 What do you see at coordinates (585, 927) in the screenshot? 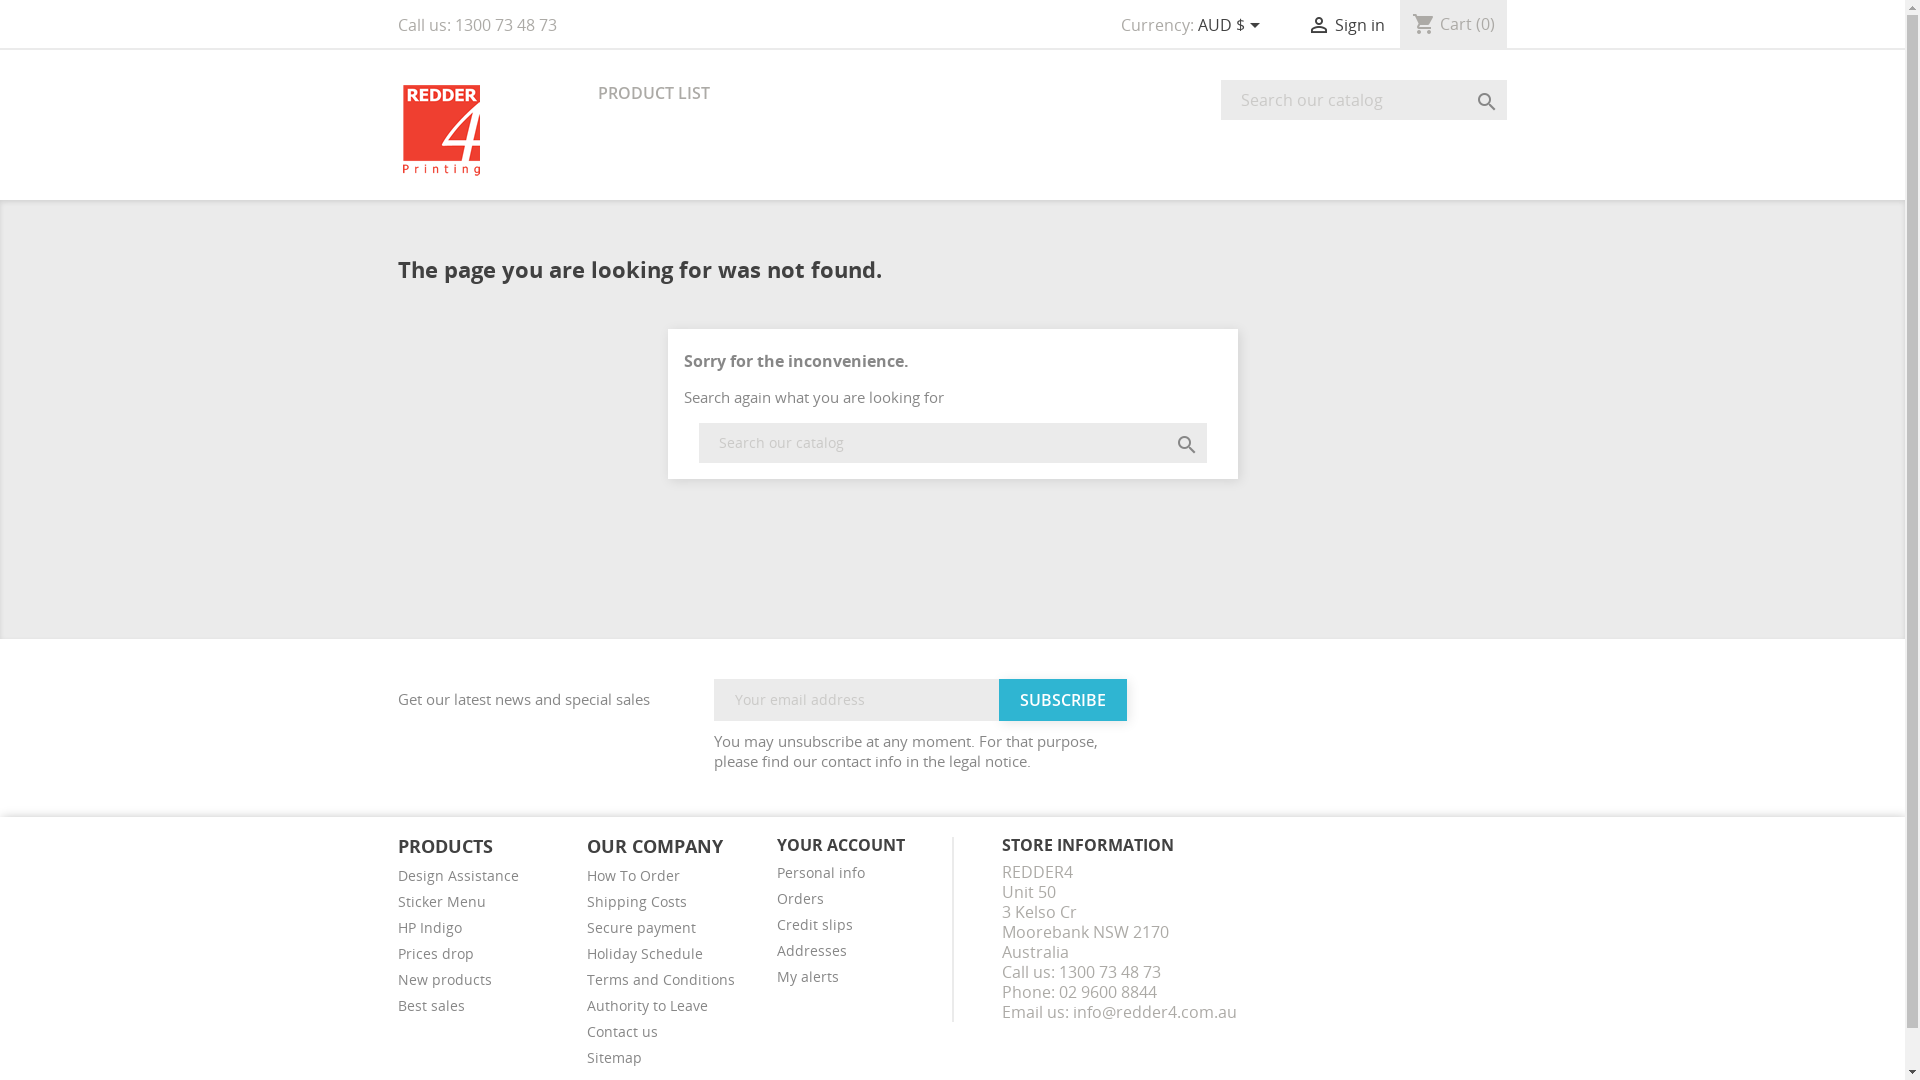
I see `'Secure payment'` at bounding box center [585, 927].